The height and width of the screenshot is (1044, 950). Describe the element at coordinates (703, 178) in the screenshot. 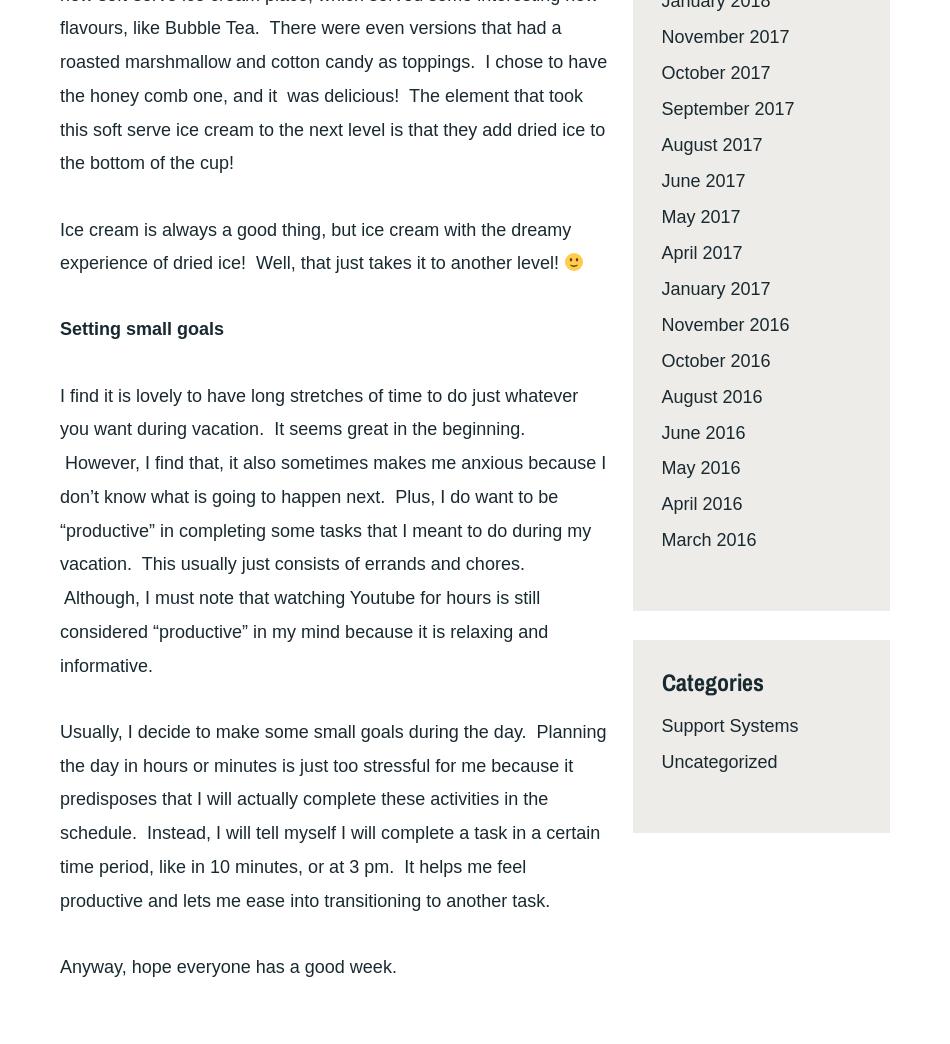

I see `'June 2017'` at that location.